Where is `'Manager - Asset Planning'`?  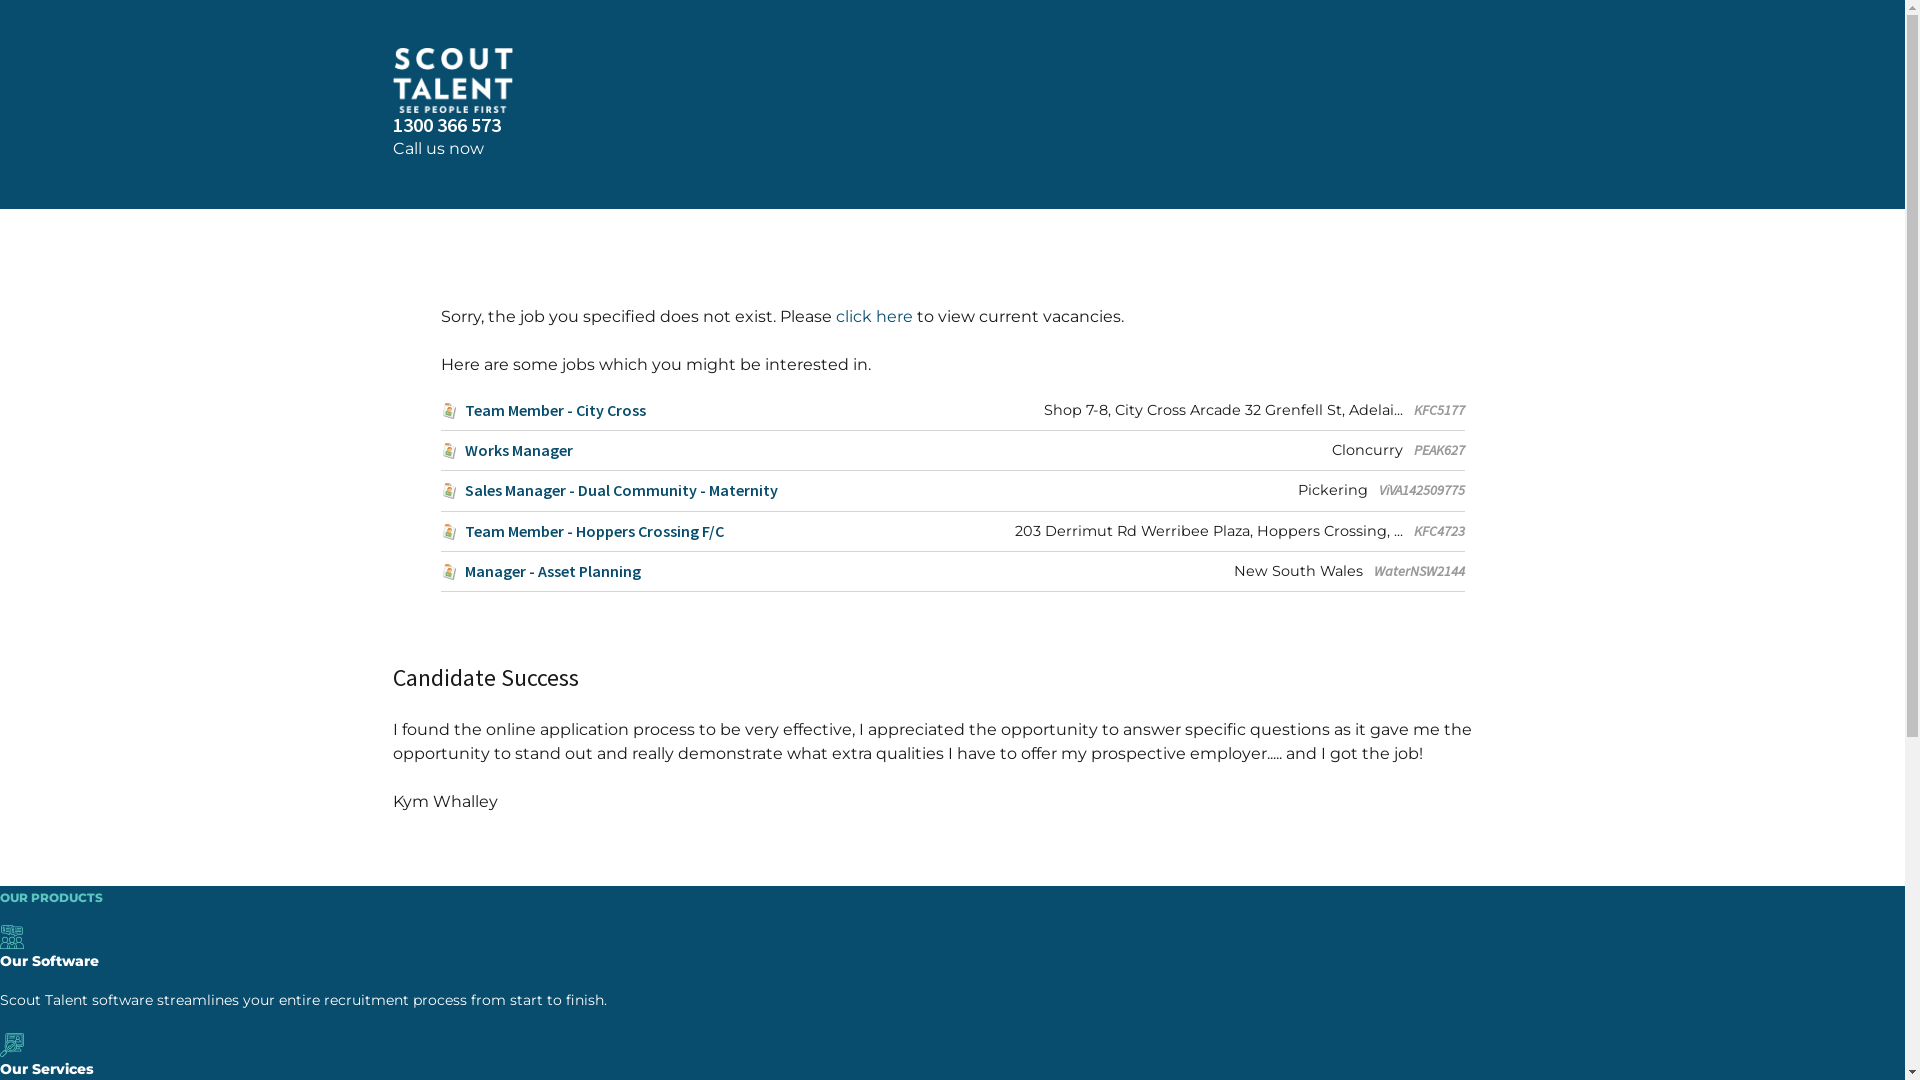 'Manager - Asset Planning' is located at coordinates (439, 571).